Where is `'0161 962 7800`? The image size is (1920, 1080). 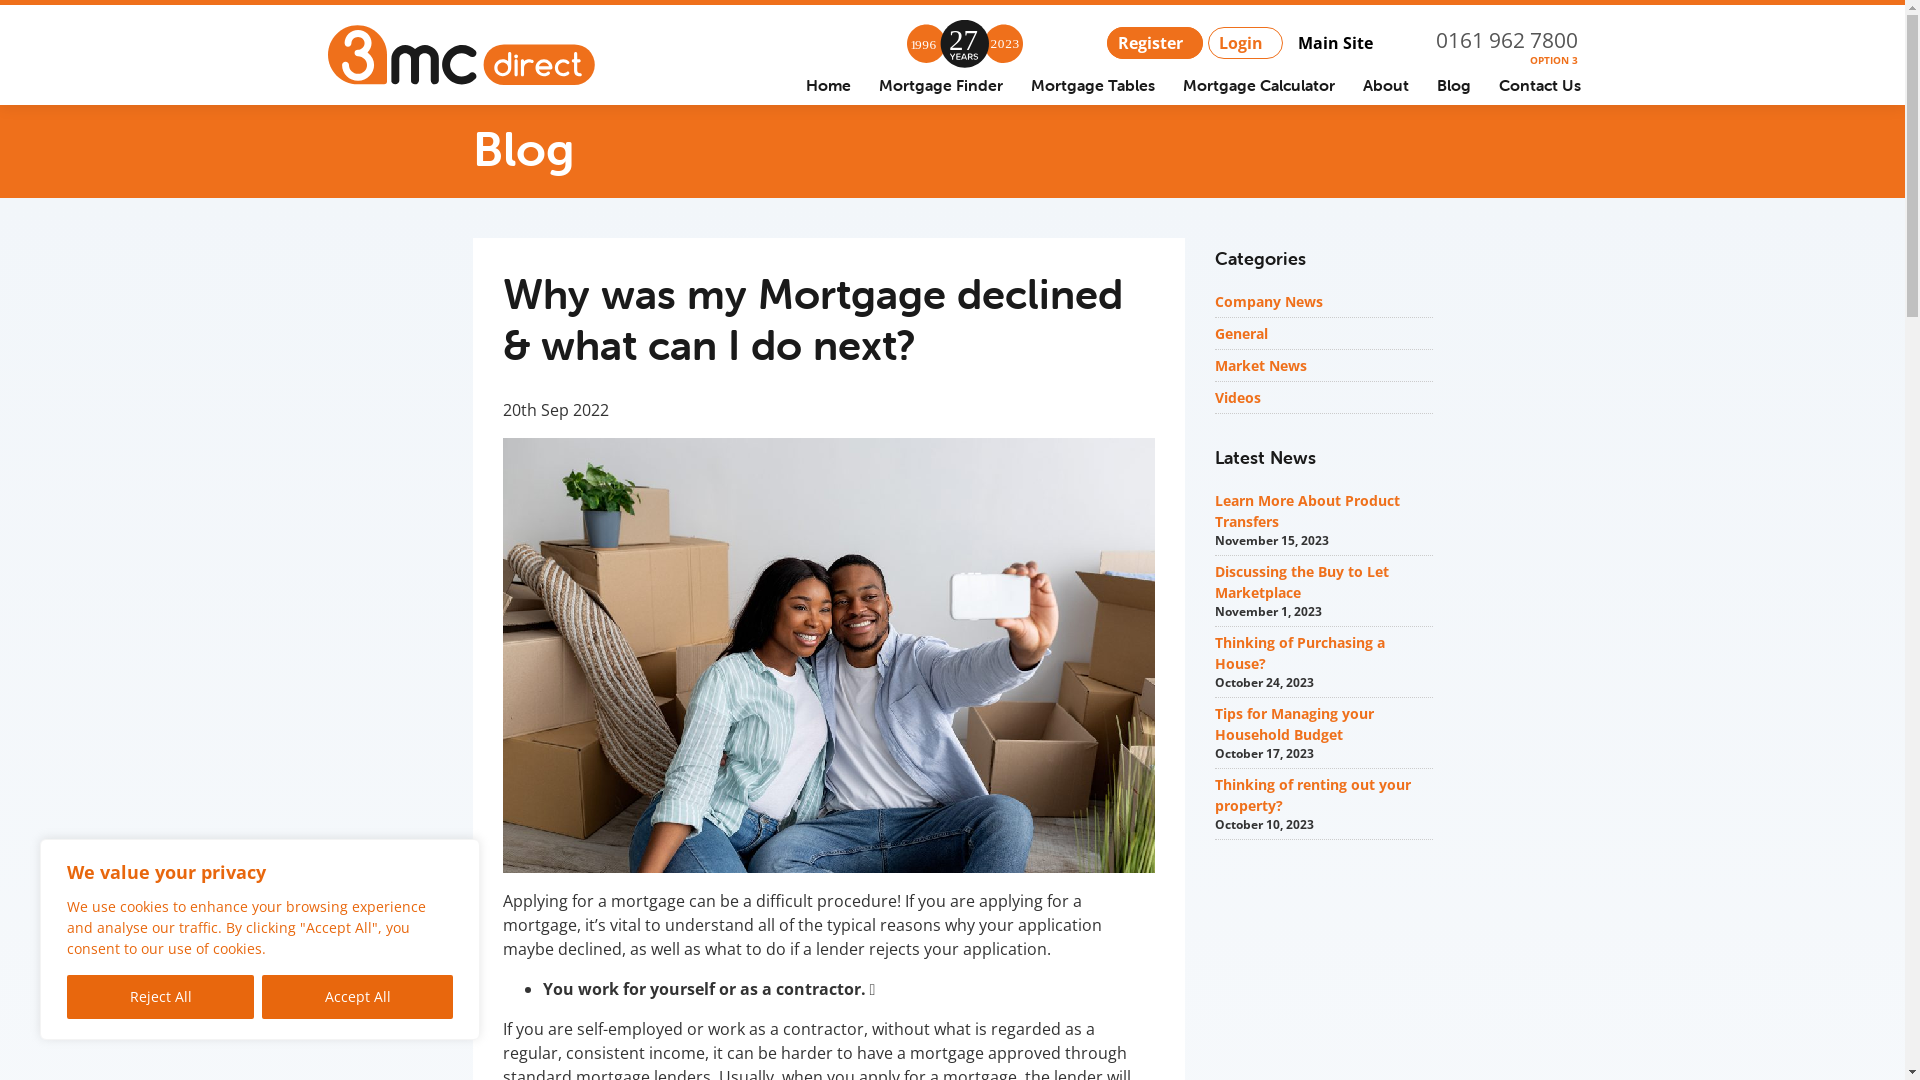
'0161 962 7800 is located at coordinates (1434, 41).